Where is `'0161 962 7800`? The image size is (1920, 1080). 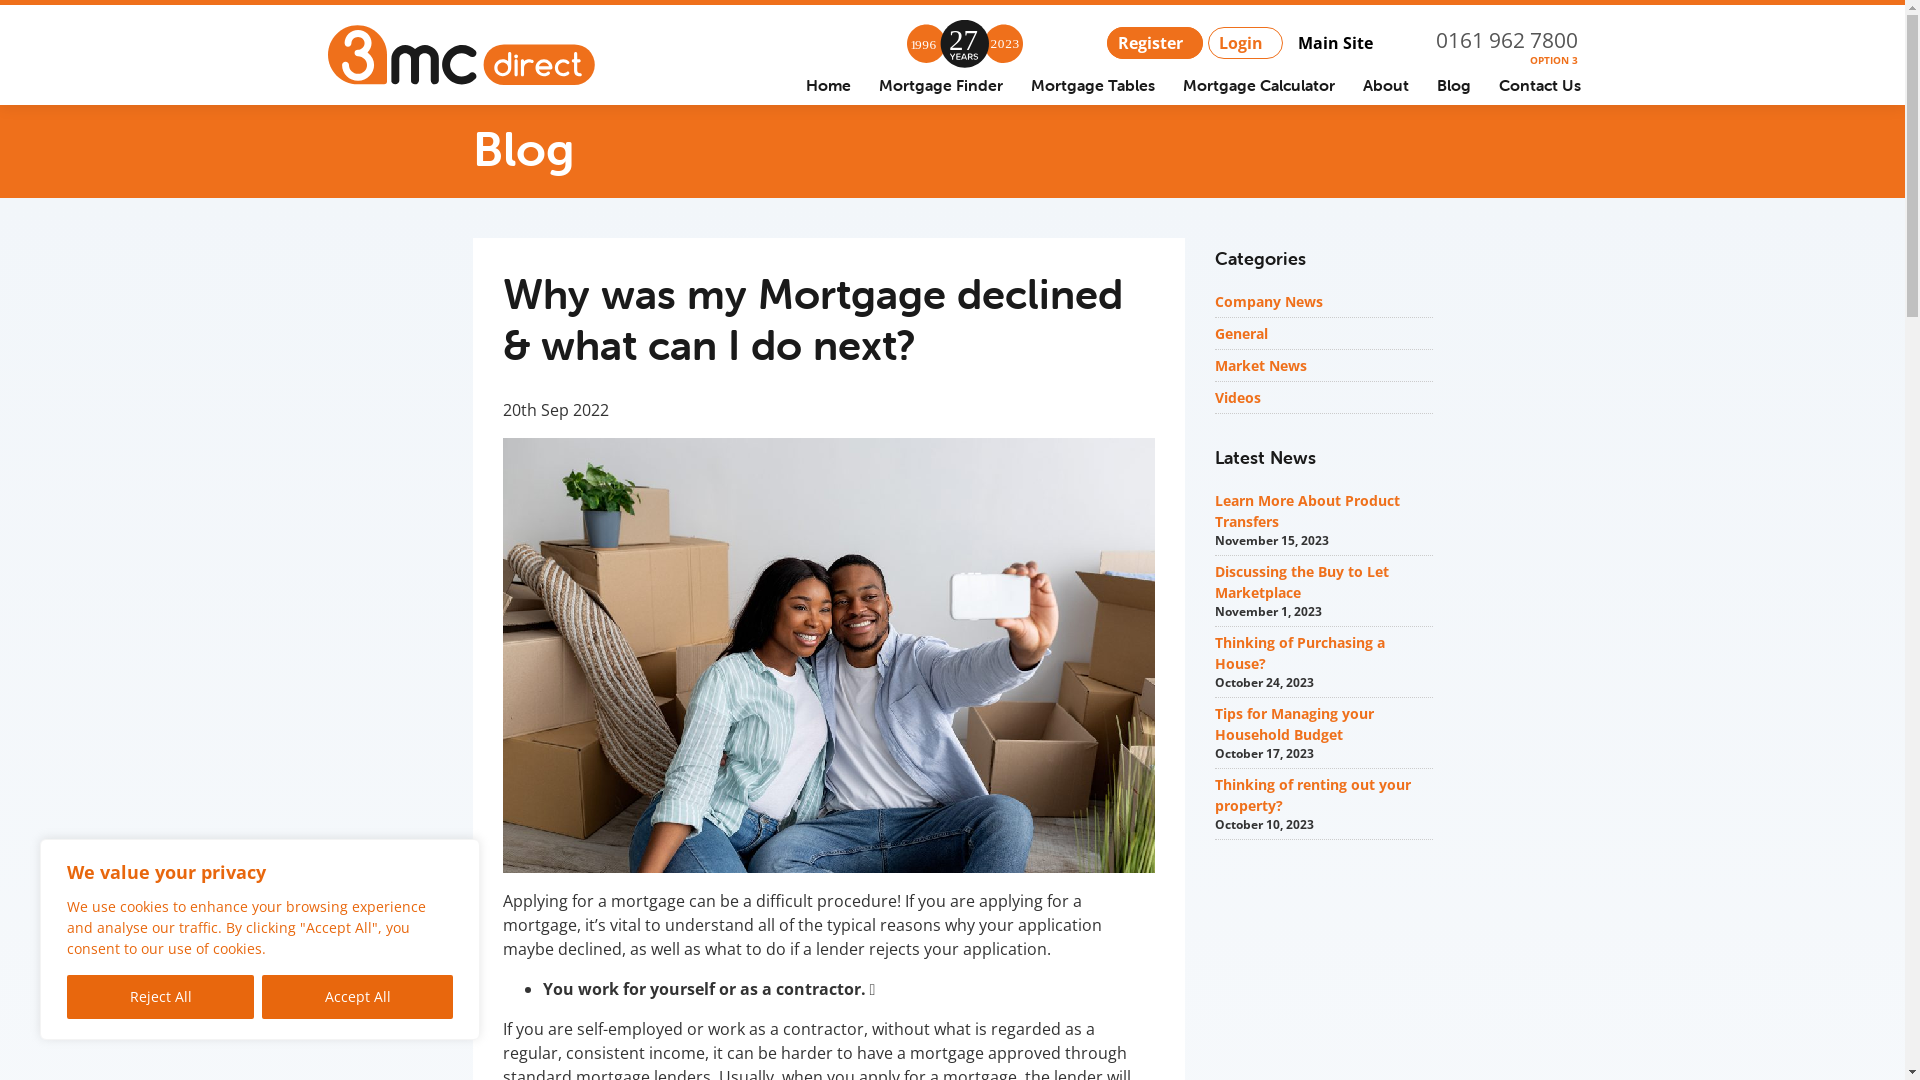
'0161 962 7800 is located at coordinates (1434, 41).